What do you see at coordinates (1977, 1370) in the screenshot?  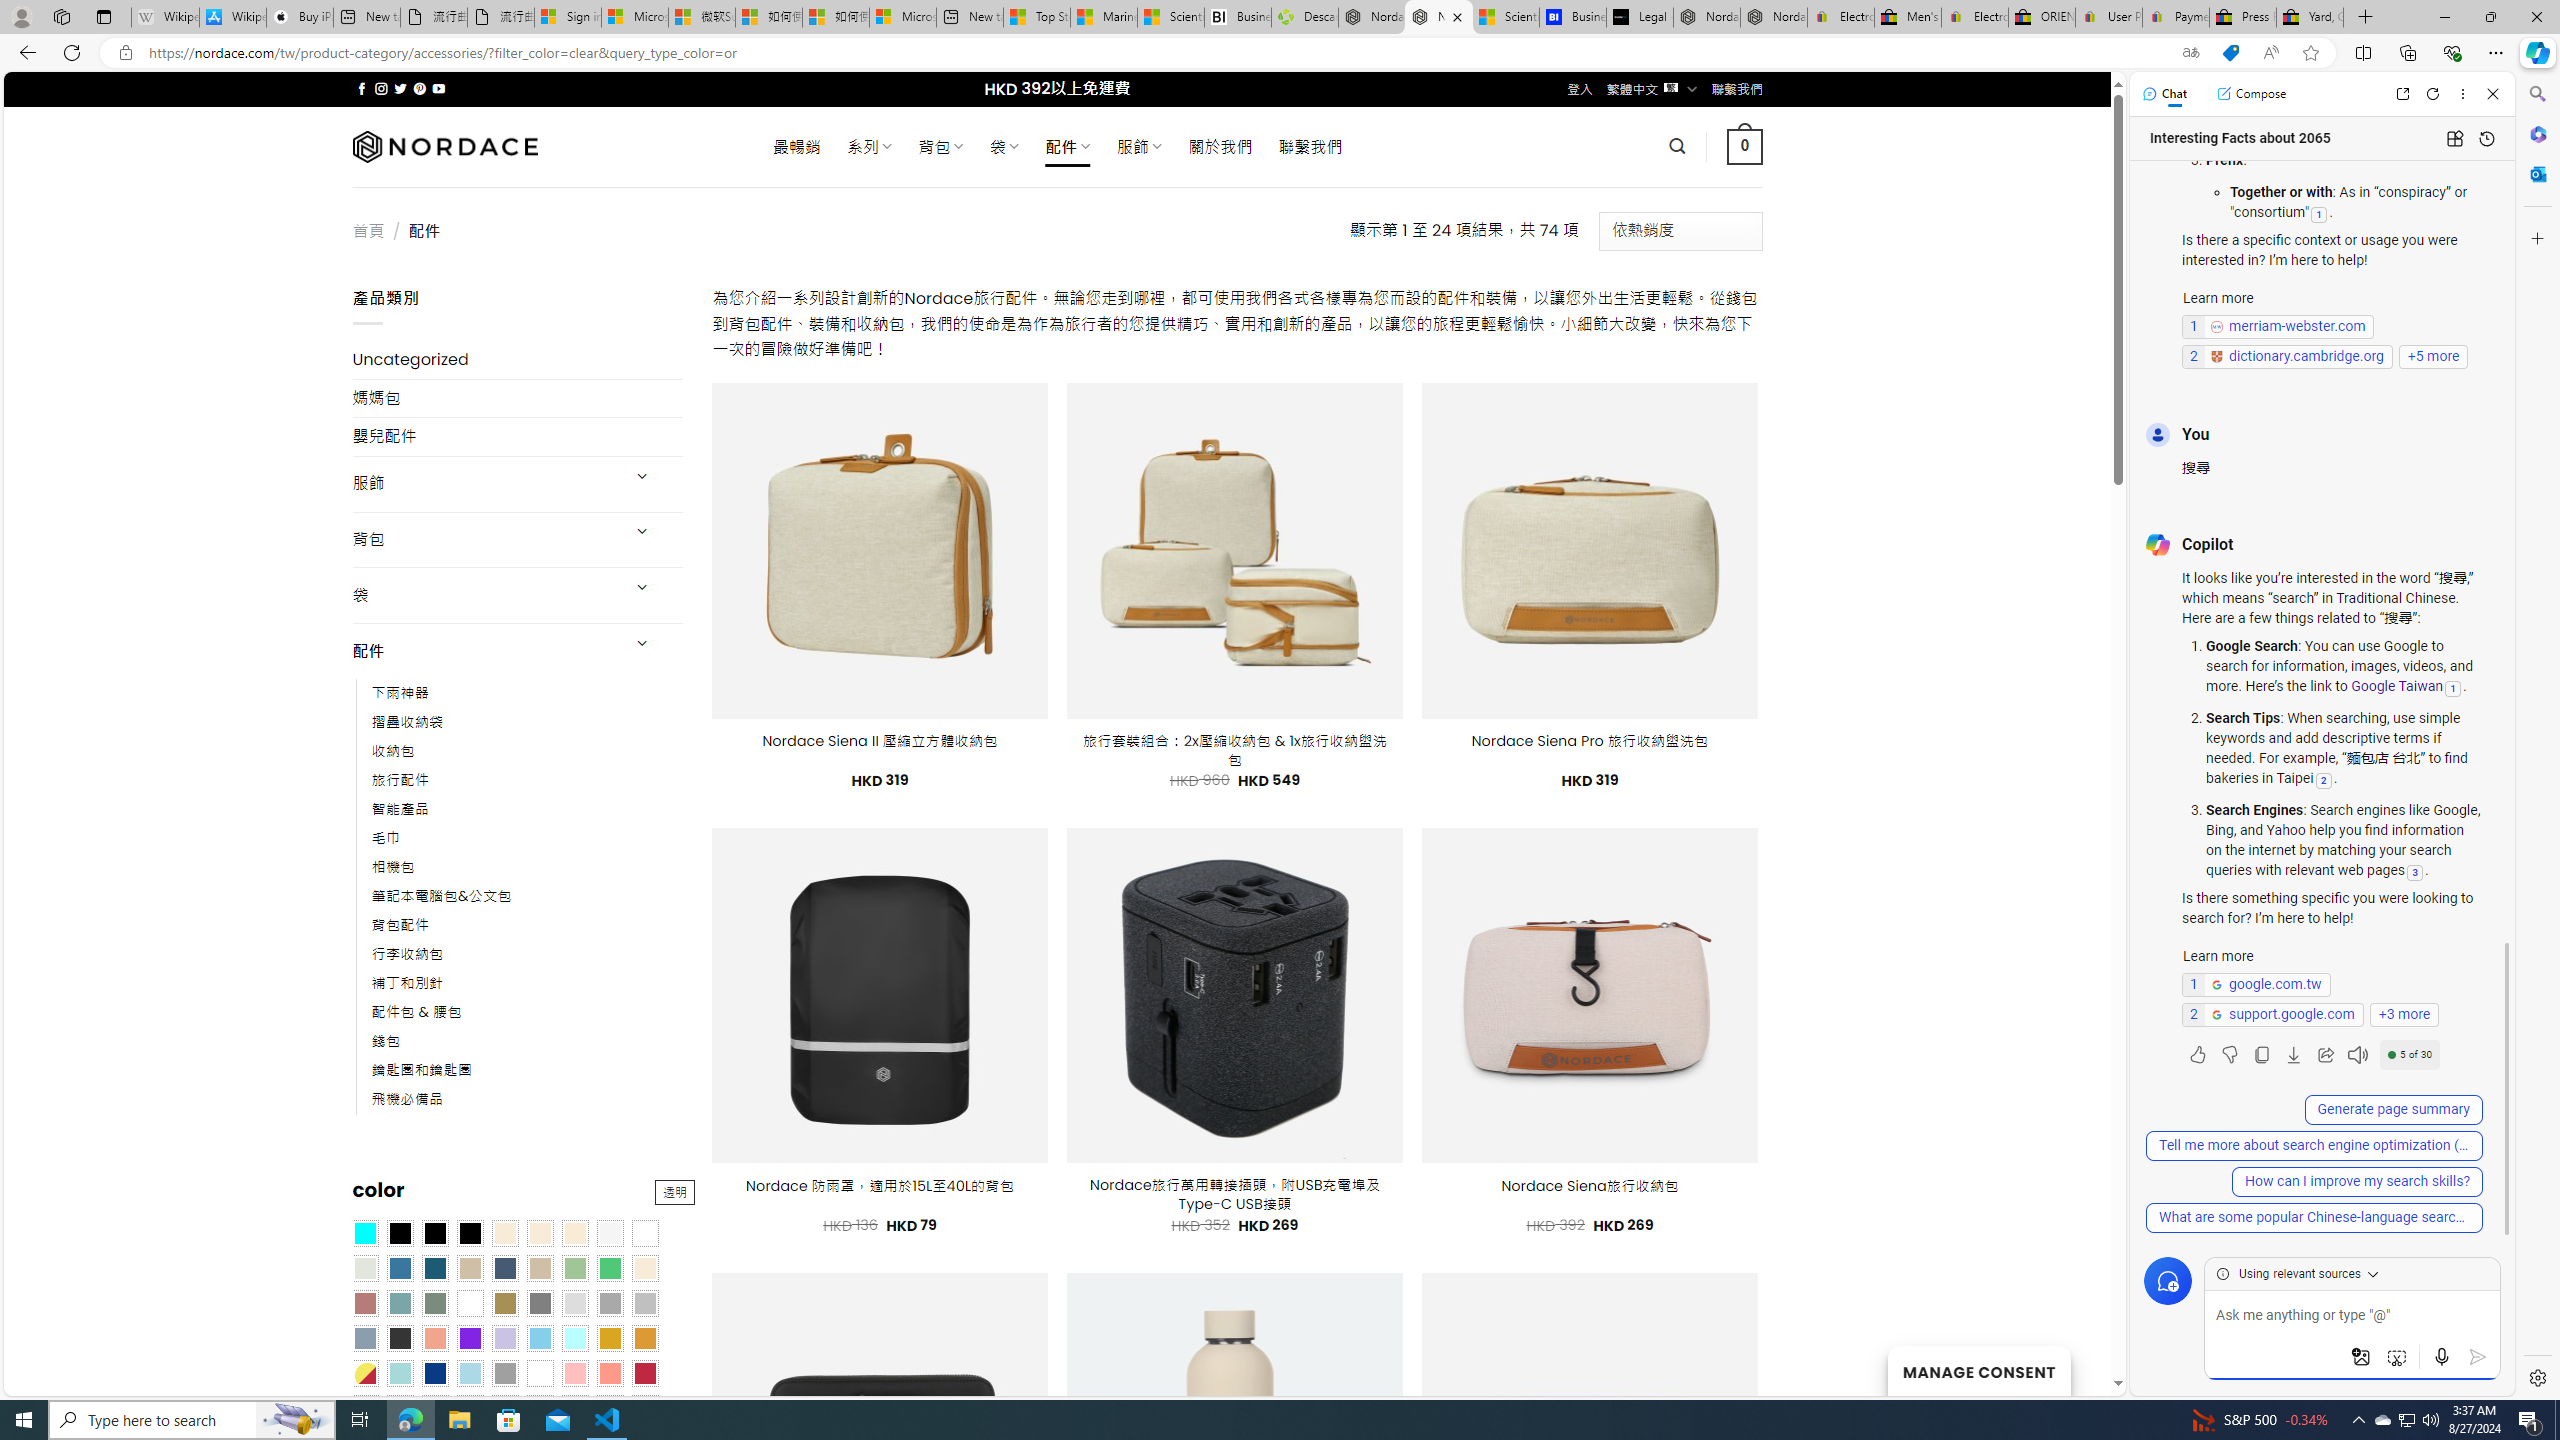 I see `'MANAGE CONSENT'` at bounding box center [1977, 1370].